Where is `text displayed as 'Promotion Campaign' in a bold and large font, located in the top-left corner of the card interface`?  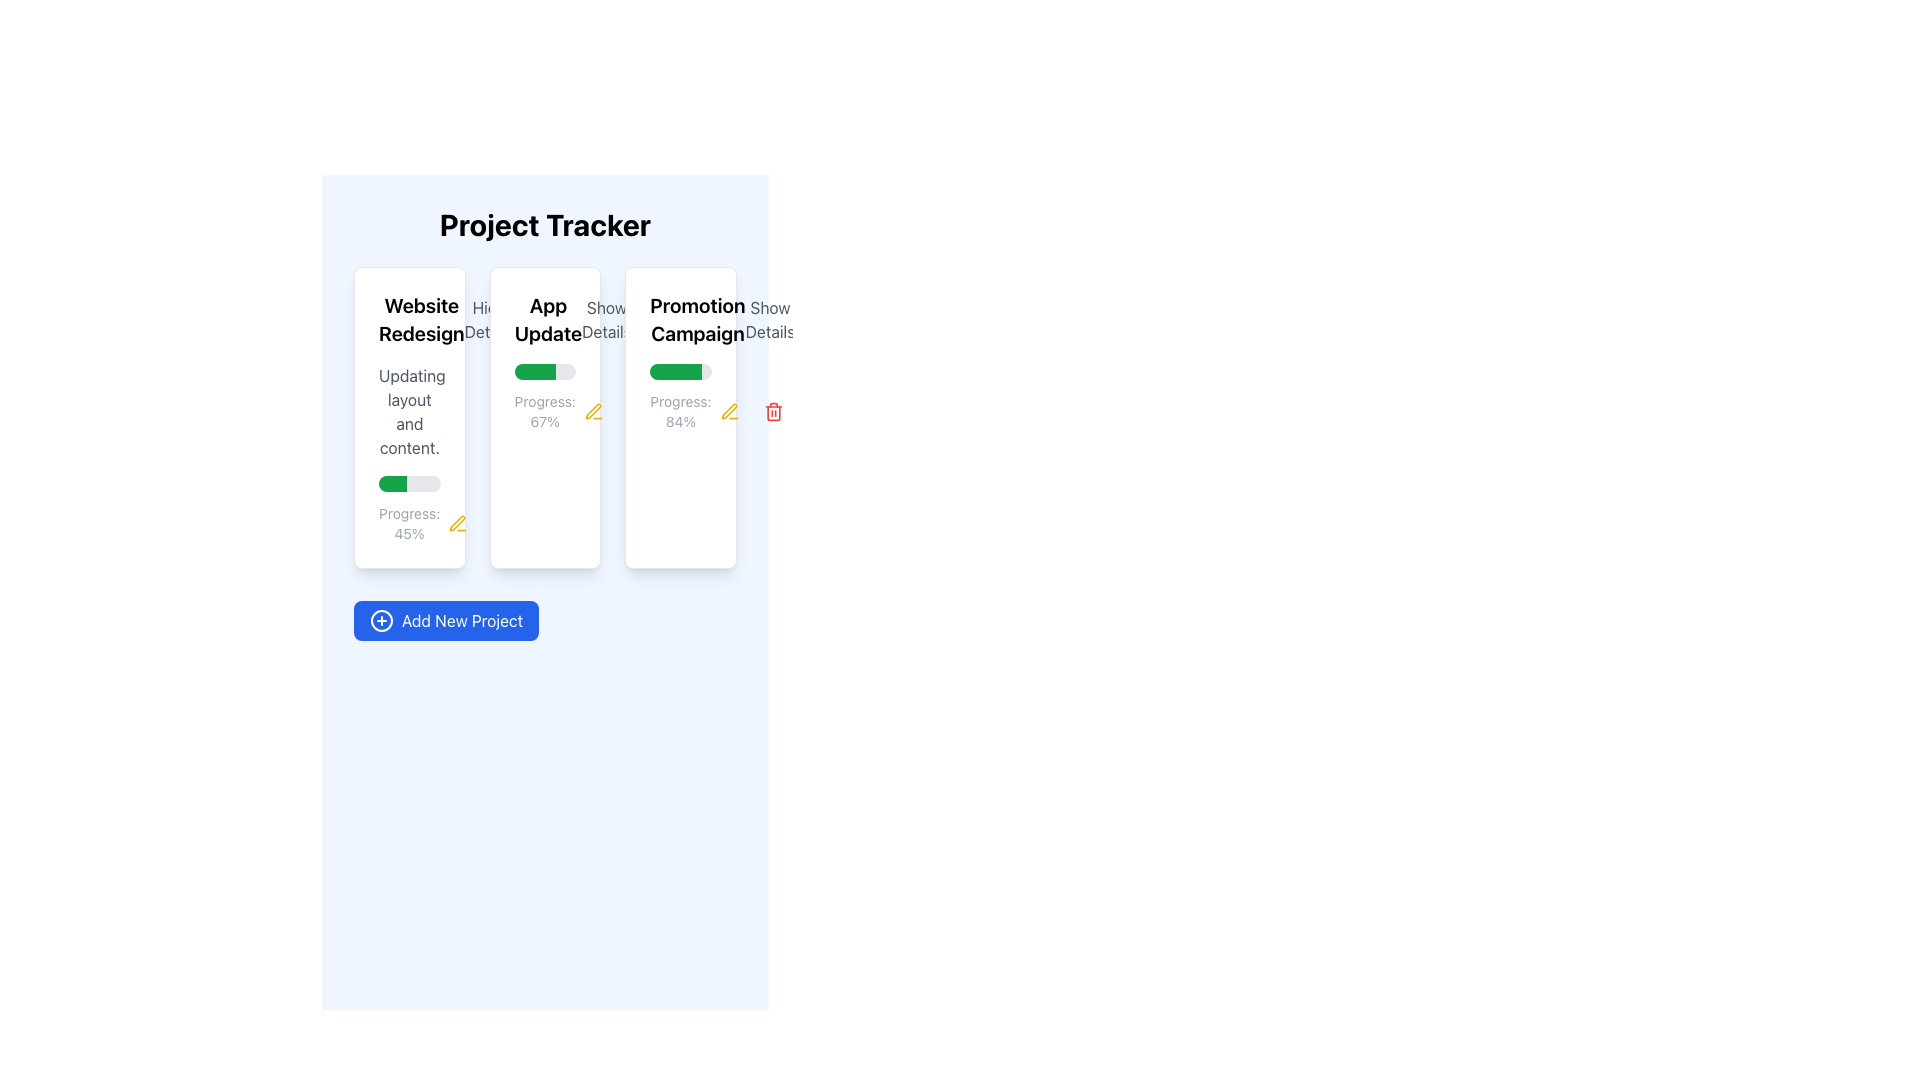 text displayed as 'Promotion Campaign' in a bold and large font, located in the top-left corner of the card interface is located at coordinates (681, 319).